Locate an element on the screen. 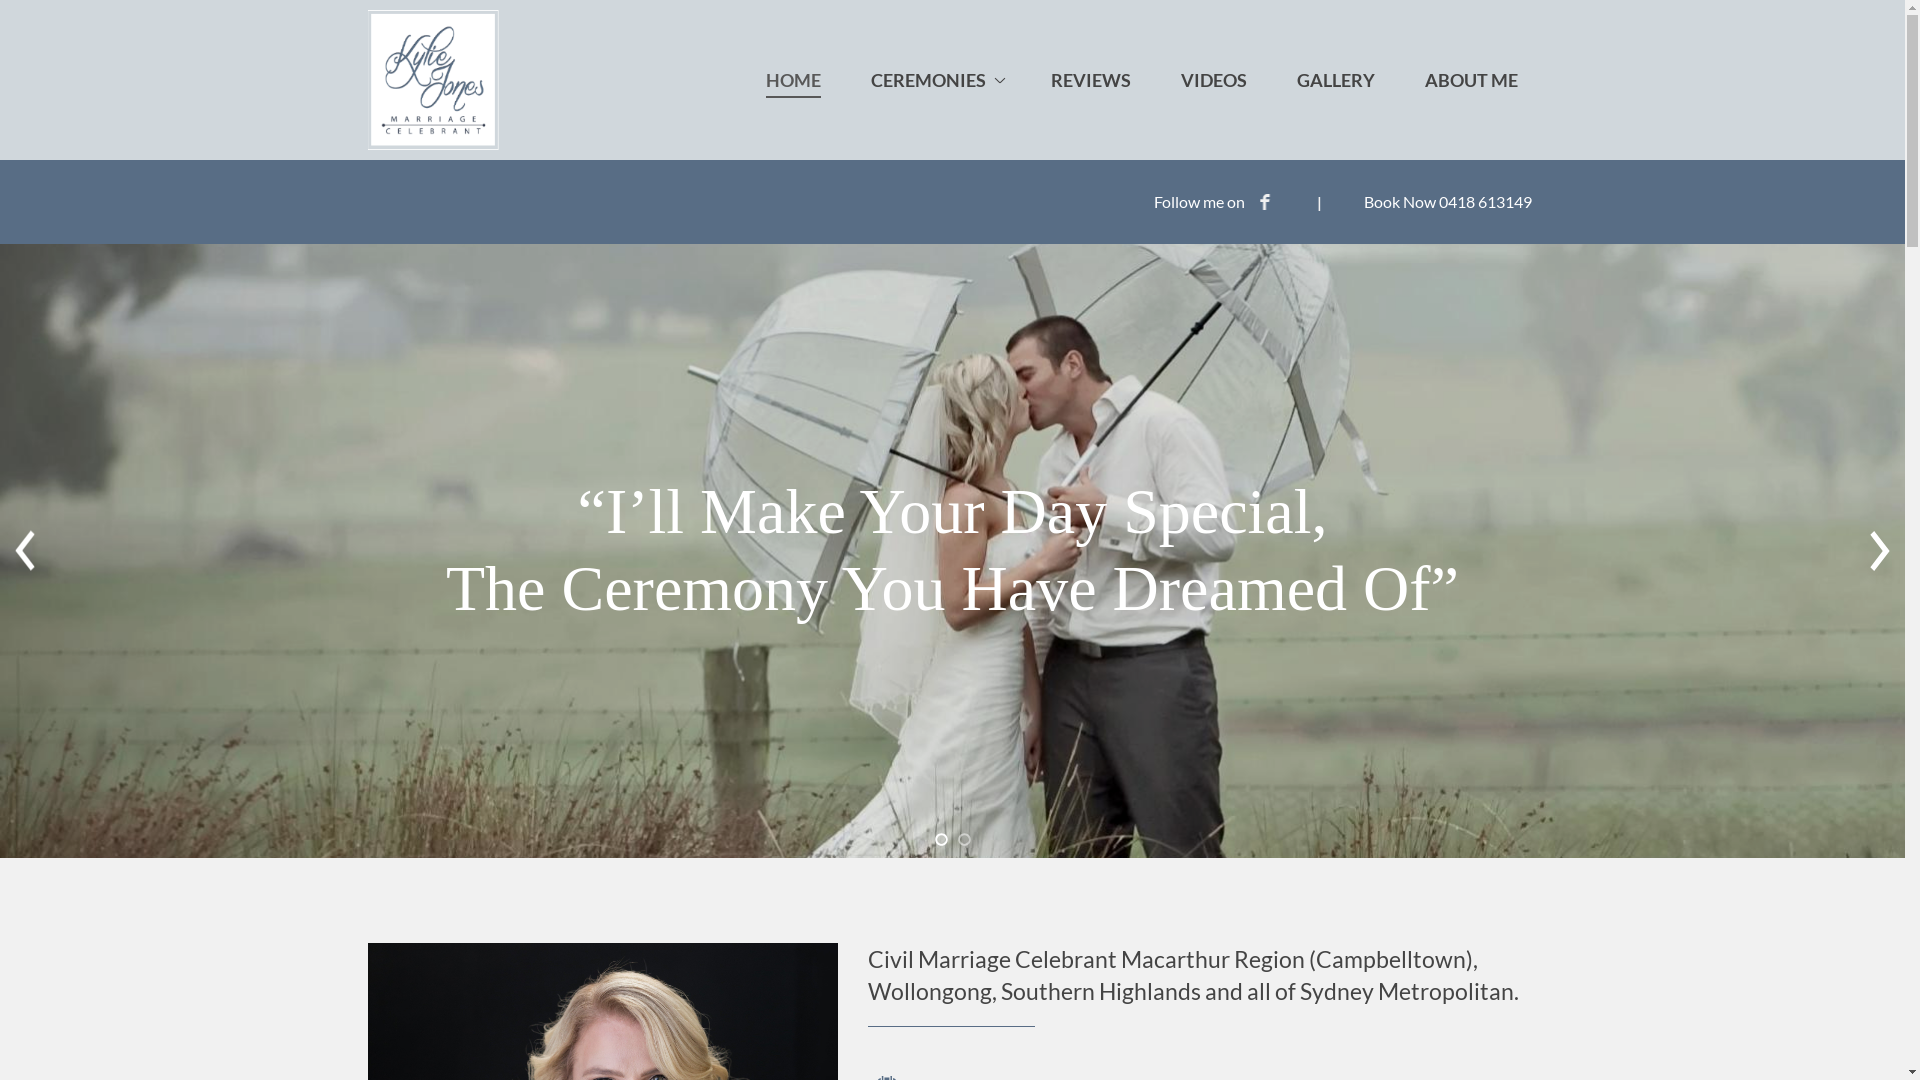 Image resolution: width=1920 pixels, height=1080 pixels. 'ABOUT ME' is located at coordinates (1402, 79).